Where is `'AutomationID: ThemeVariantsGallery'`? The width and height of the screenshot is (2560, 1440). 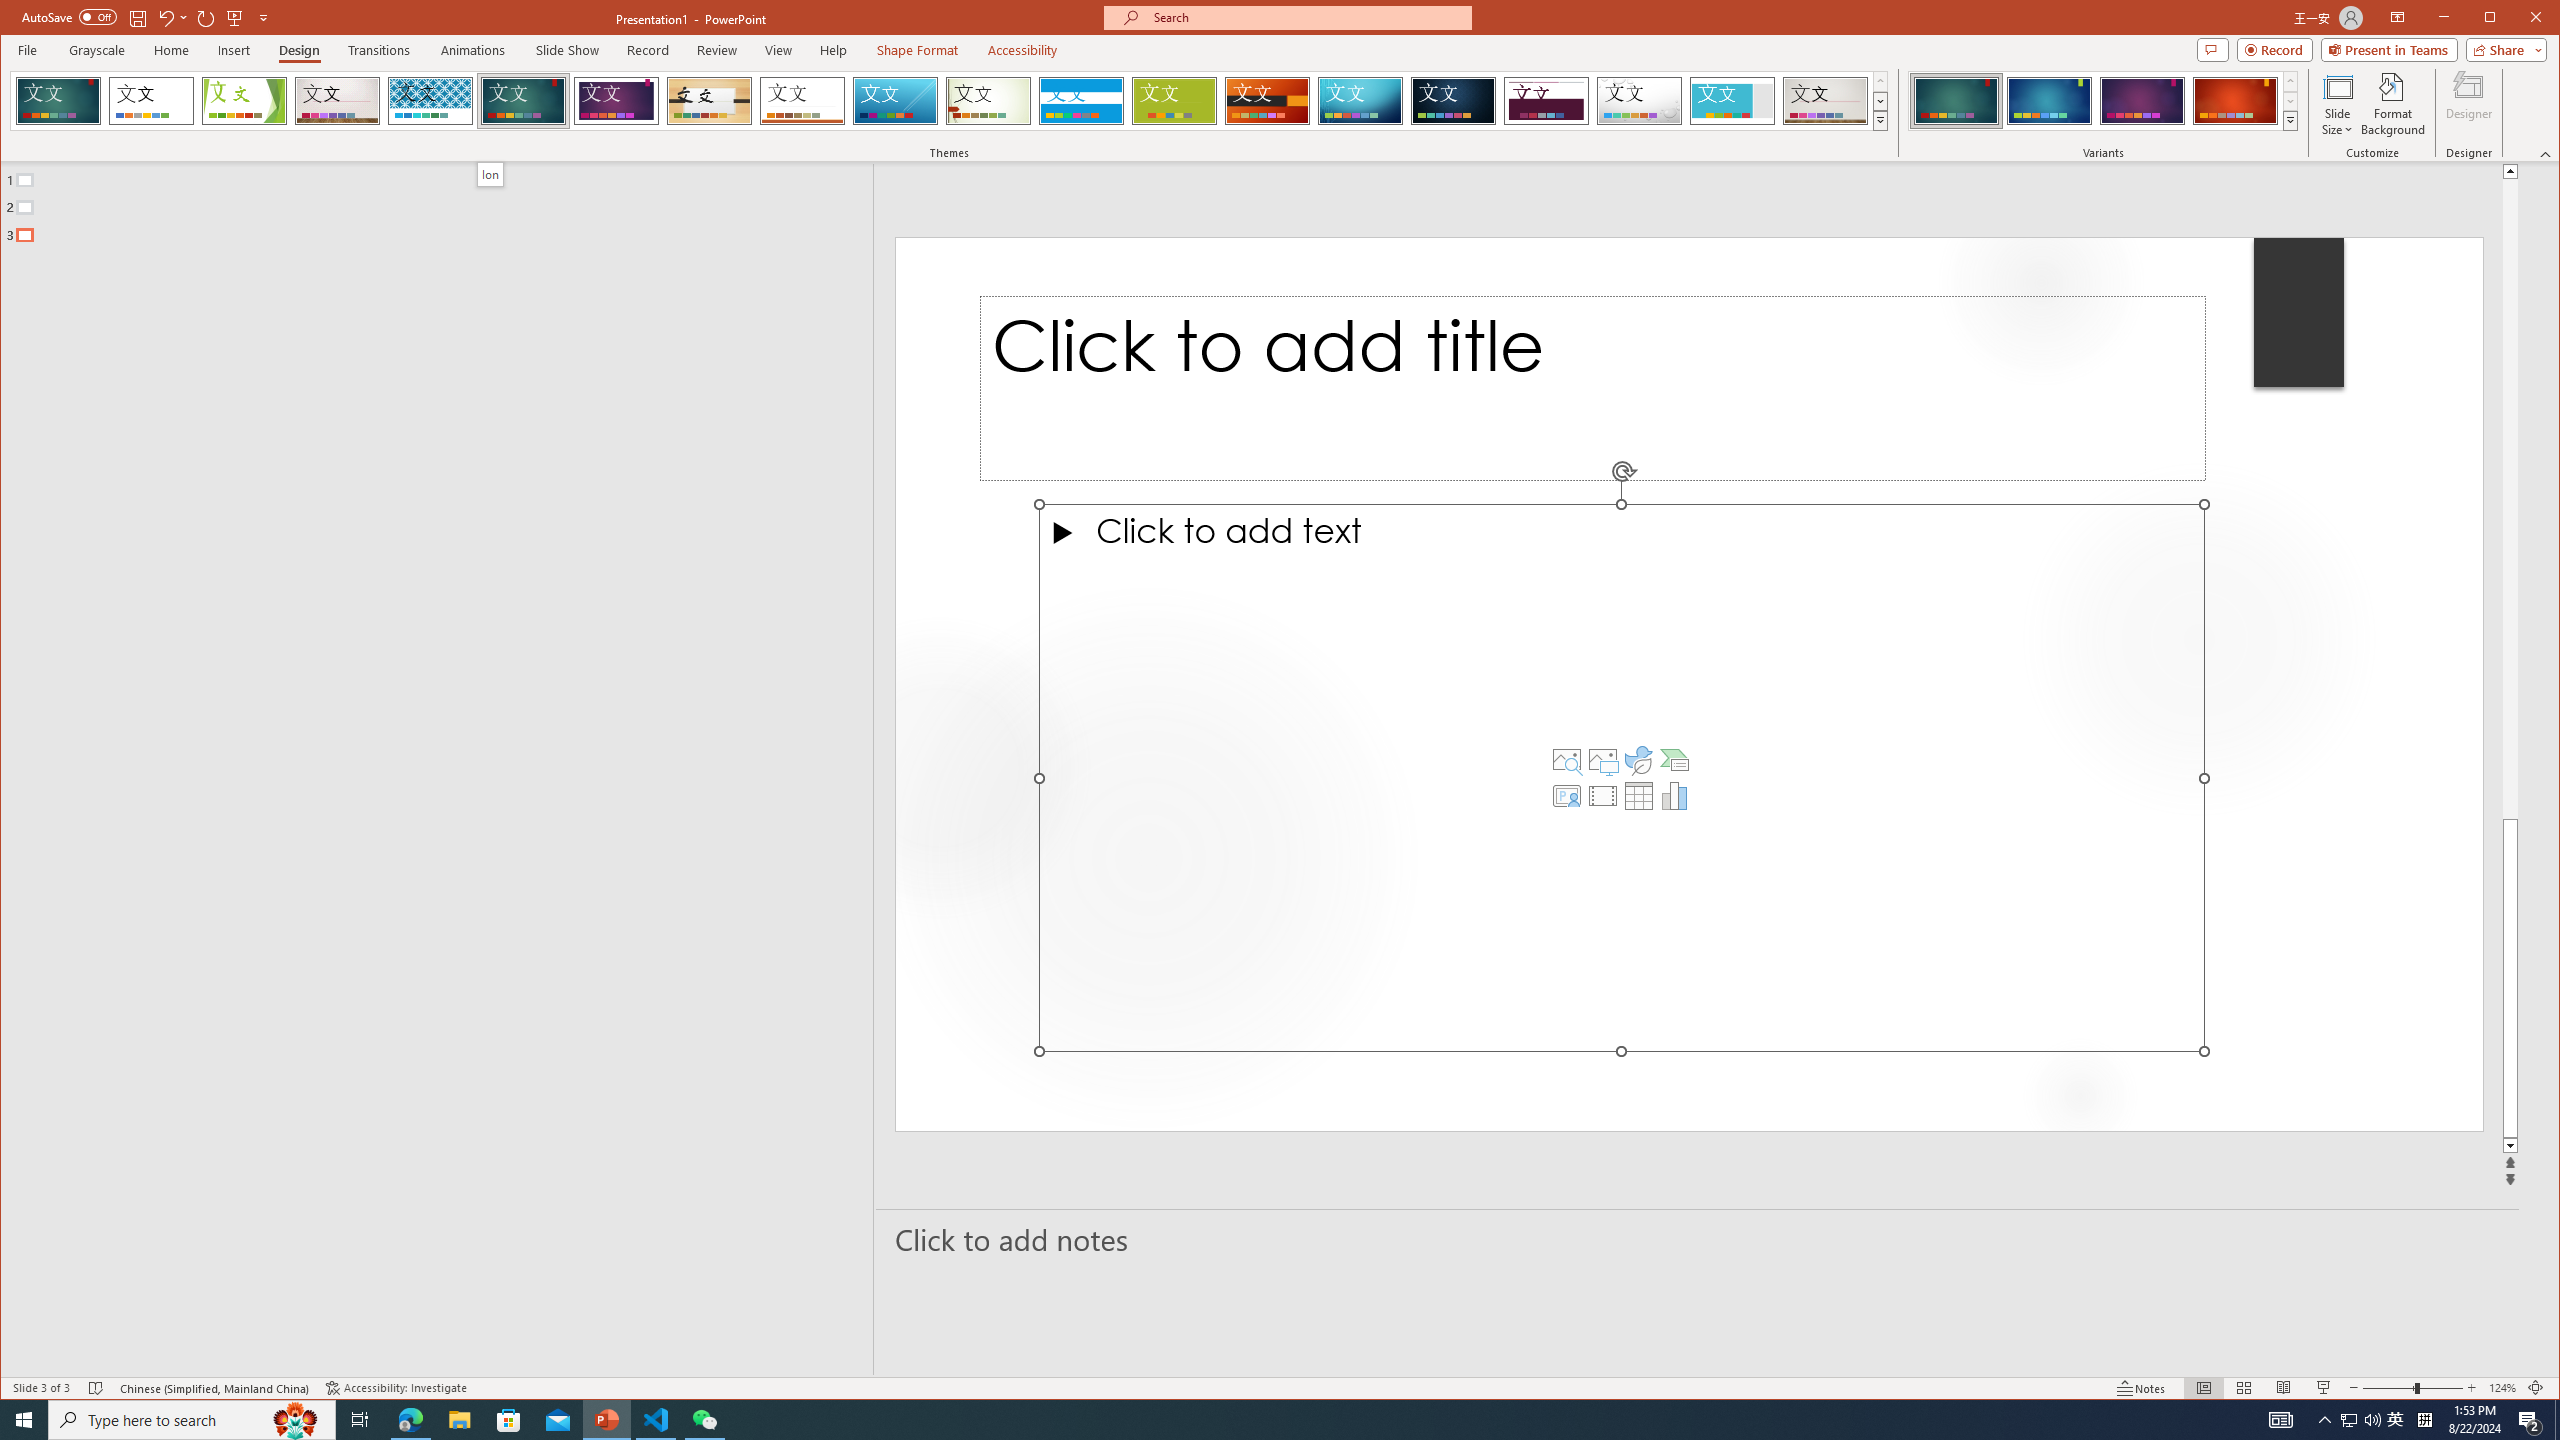
'AutomationID: ThemeVariantsGallery' is located at coordinates (2103, 99).